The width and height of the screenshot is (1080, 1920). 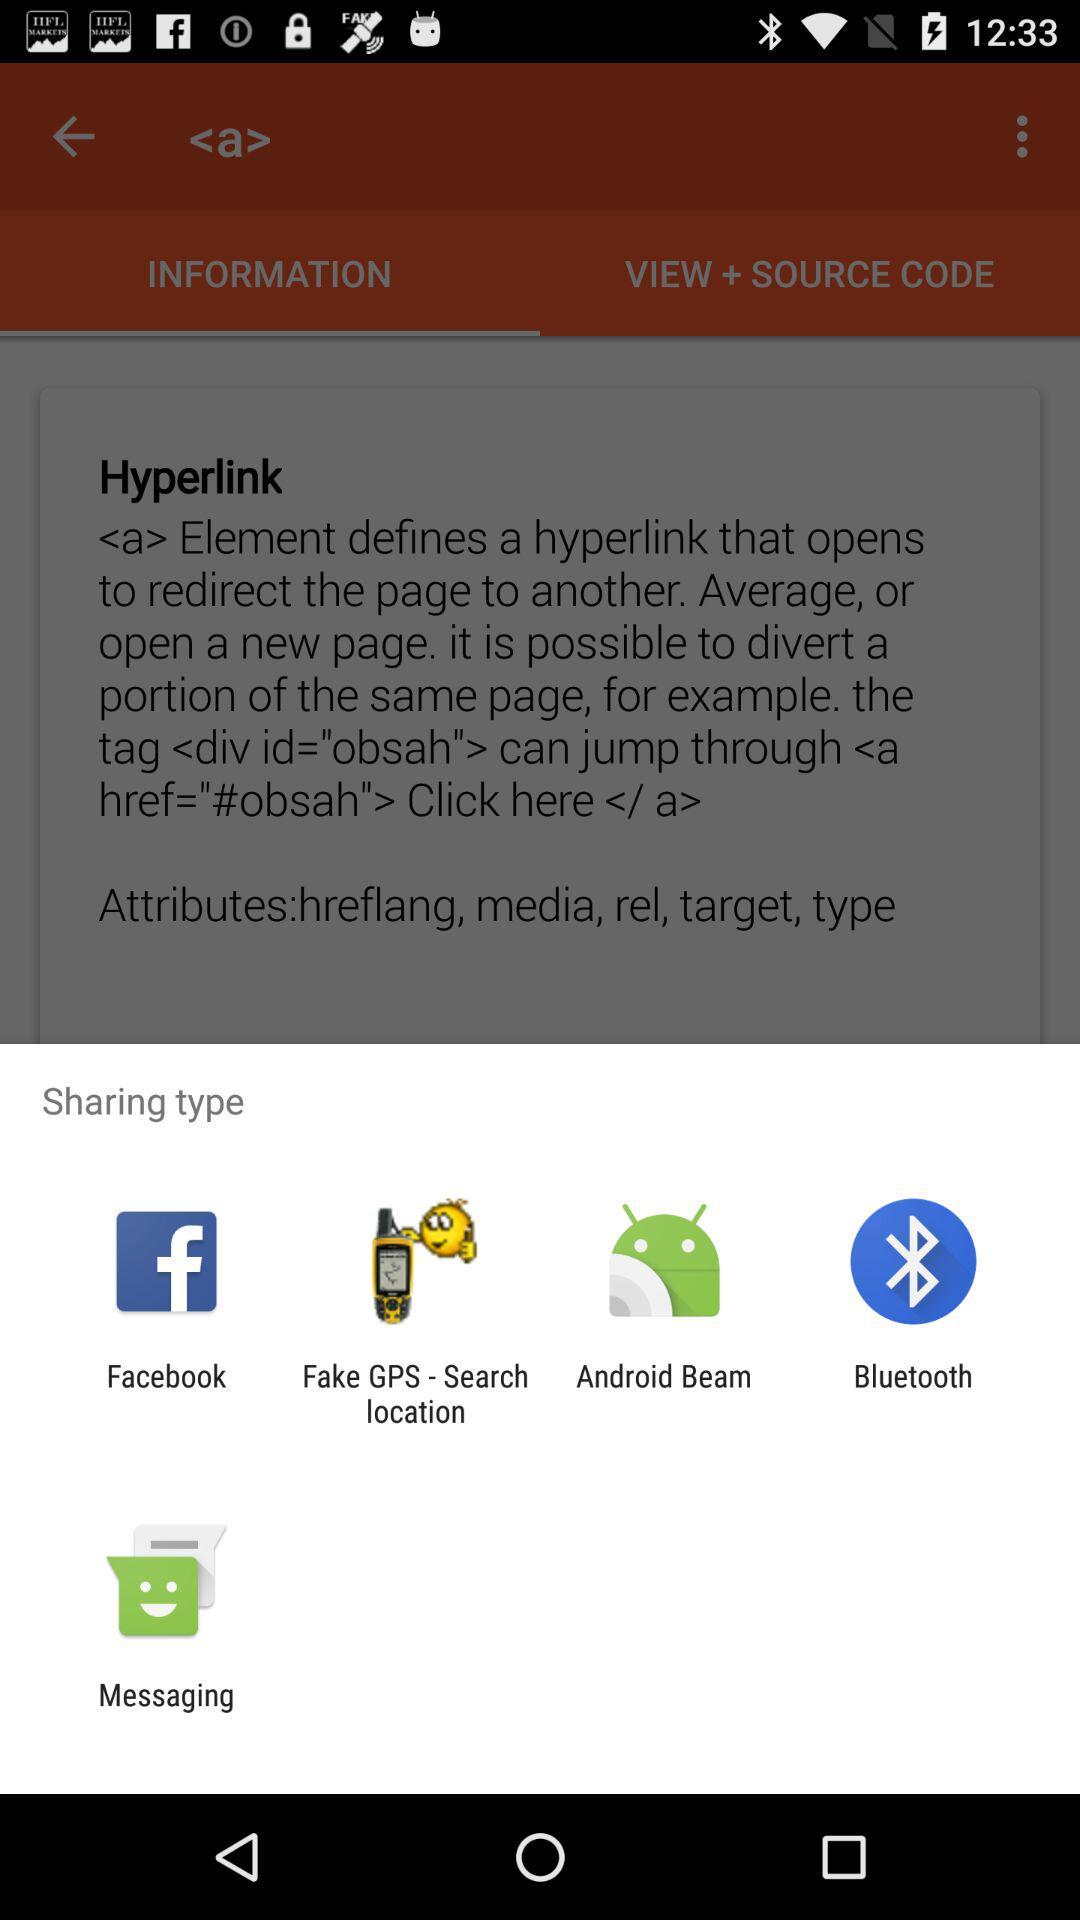 I want to click on the android beam item, so click(x=664, y=1392).